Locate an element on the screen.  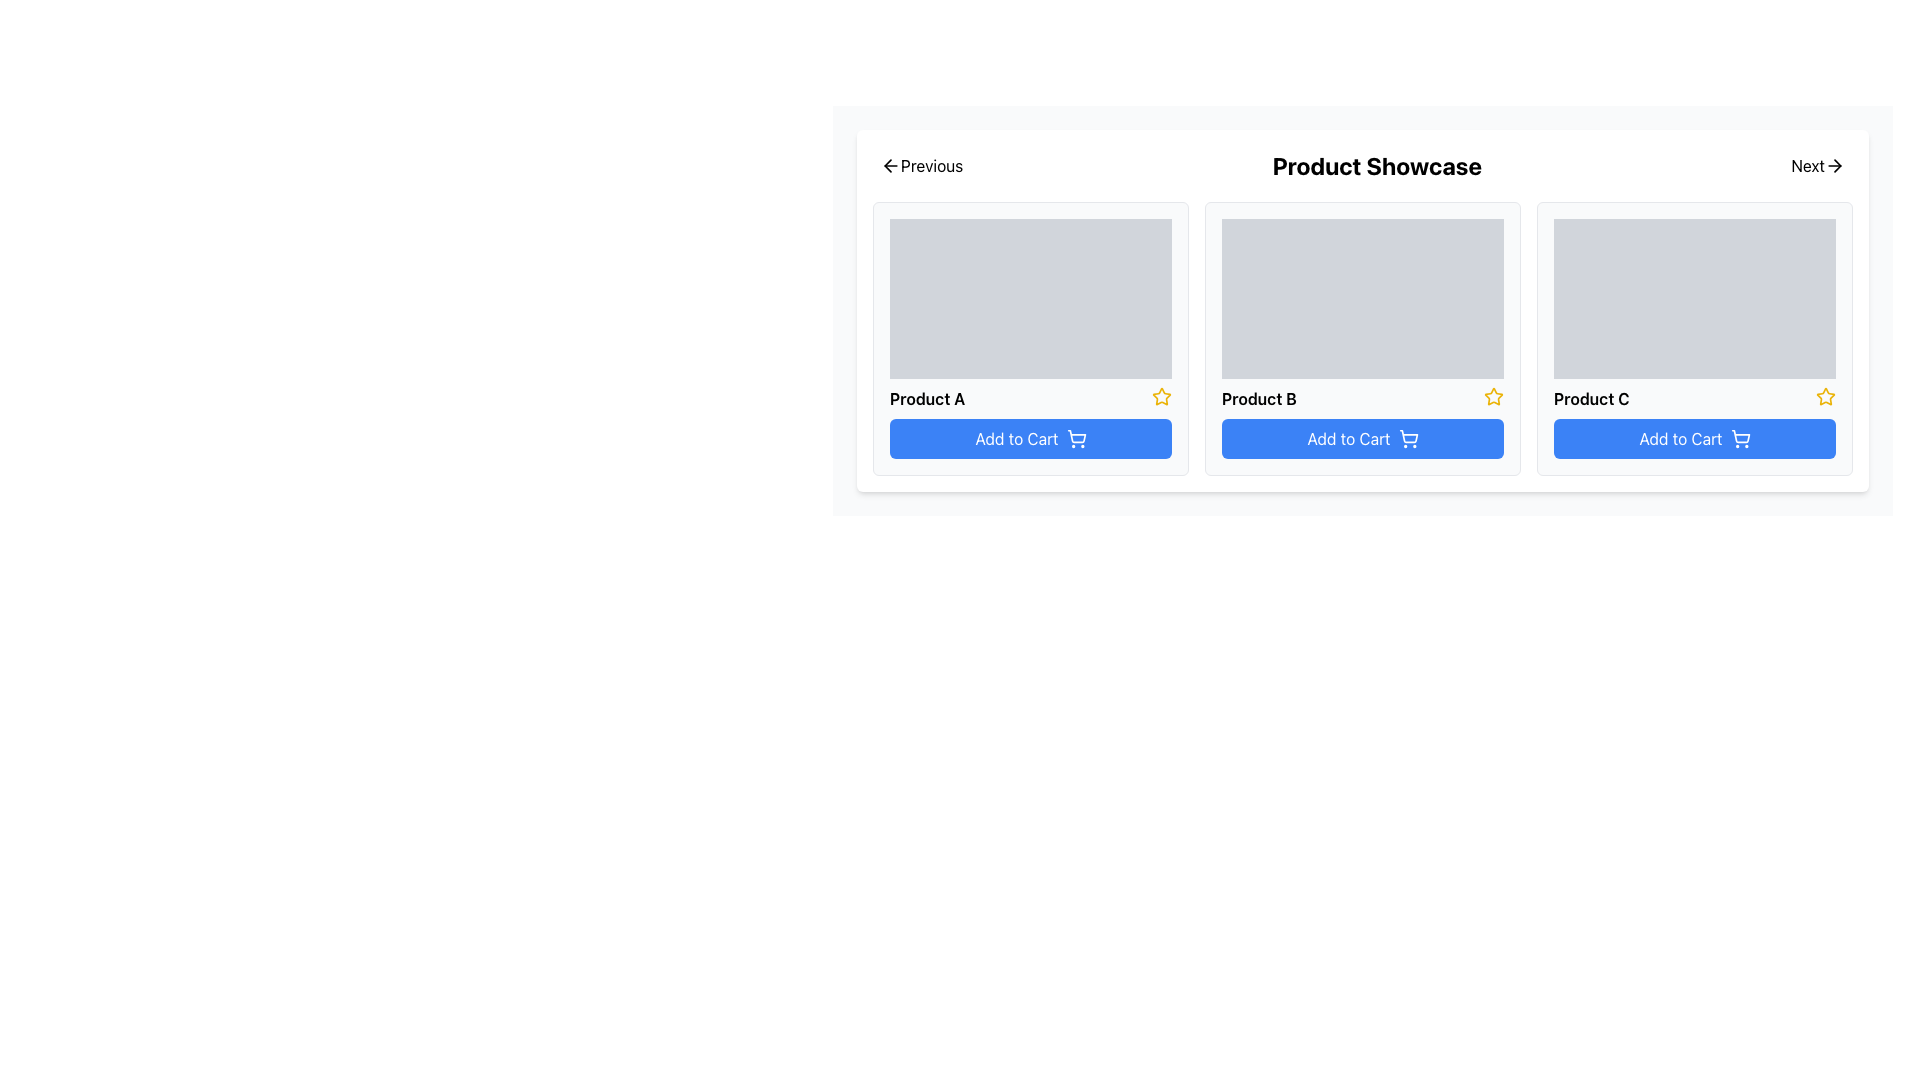
the interactive button at the bottom of Product C's card in the product showcase section is located at coordinates (1693, 438).